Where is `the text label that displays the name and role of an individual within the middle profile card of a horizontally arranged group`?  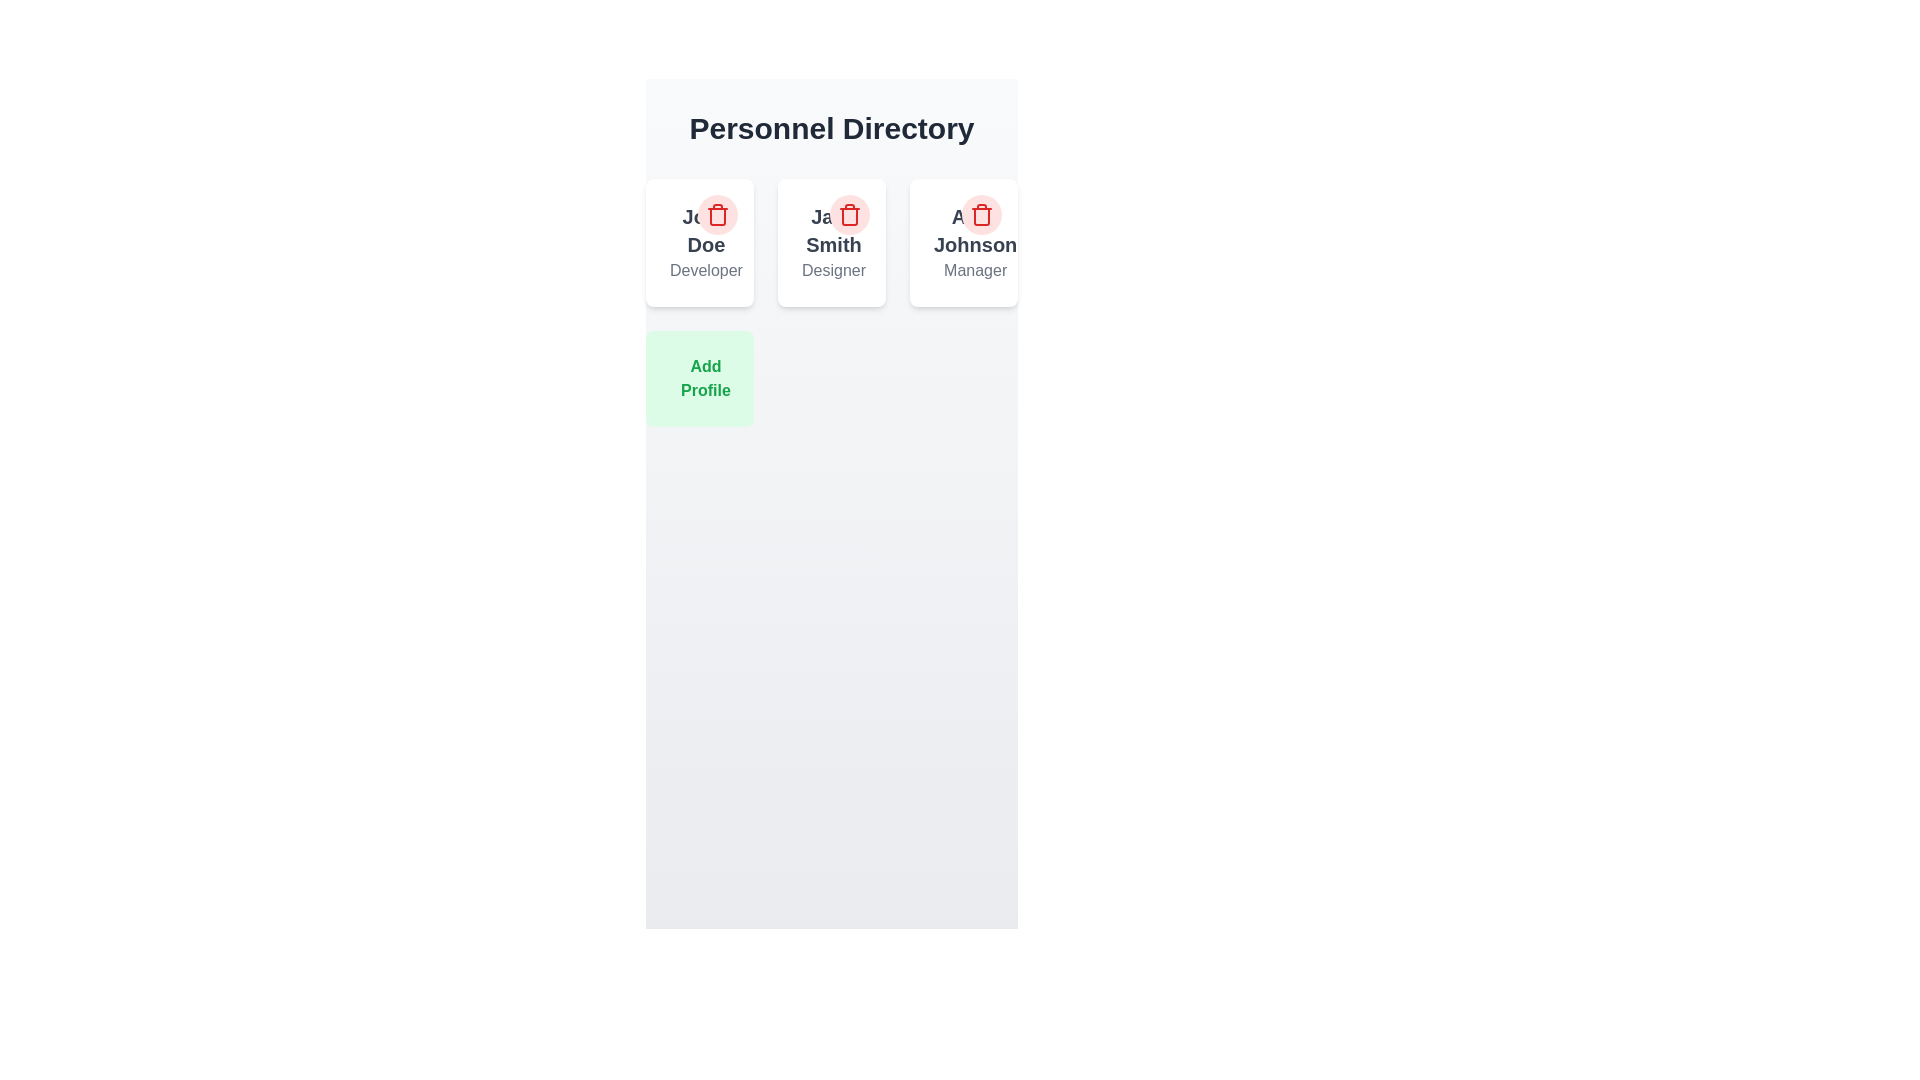
the text label that displays the name and role of an individual within the middle profile card of a horizontally arranged group is located at coordinates (831, 242).